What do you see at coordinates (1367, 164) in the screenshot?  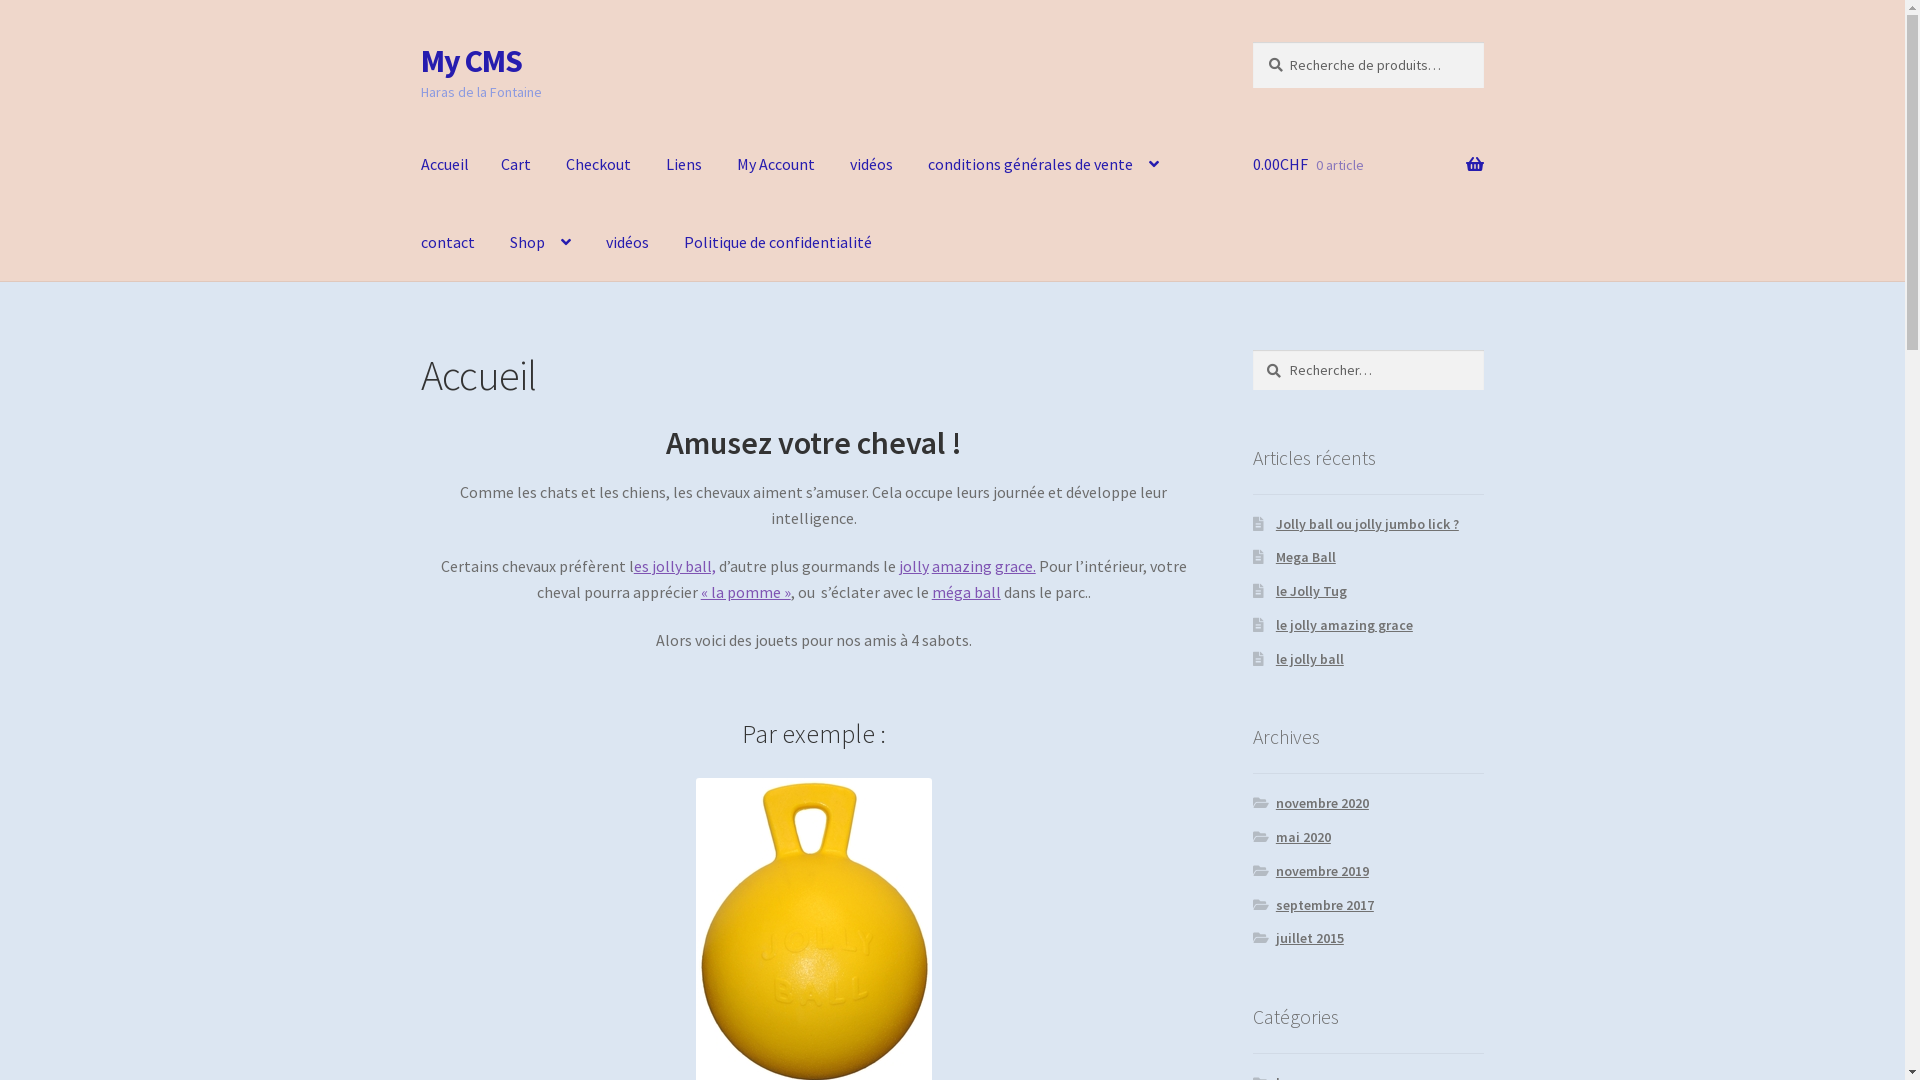 I see `'0.00CHF 0 article'` at bounding box center [1367, 164].